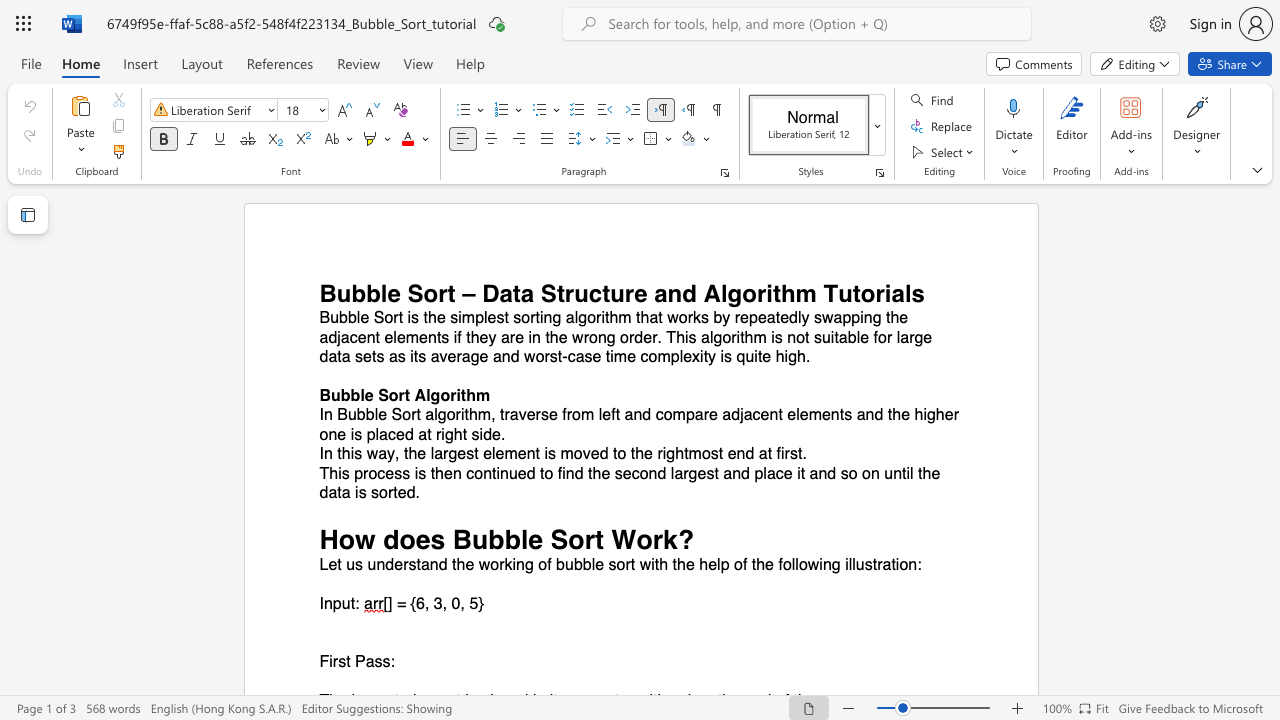  I want to click on the subset text "s:" within the text "First Pass:", so click(382, 662).